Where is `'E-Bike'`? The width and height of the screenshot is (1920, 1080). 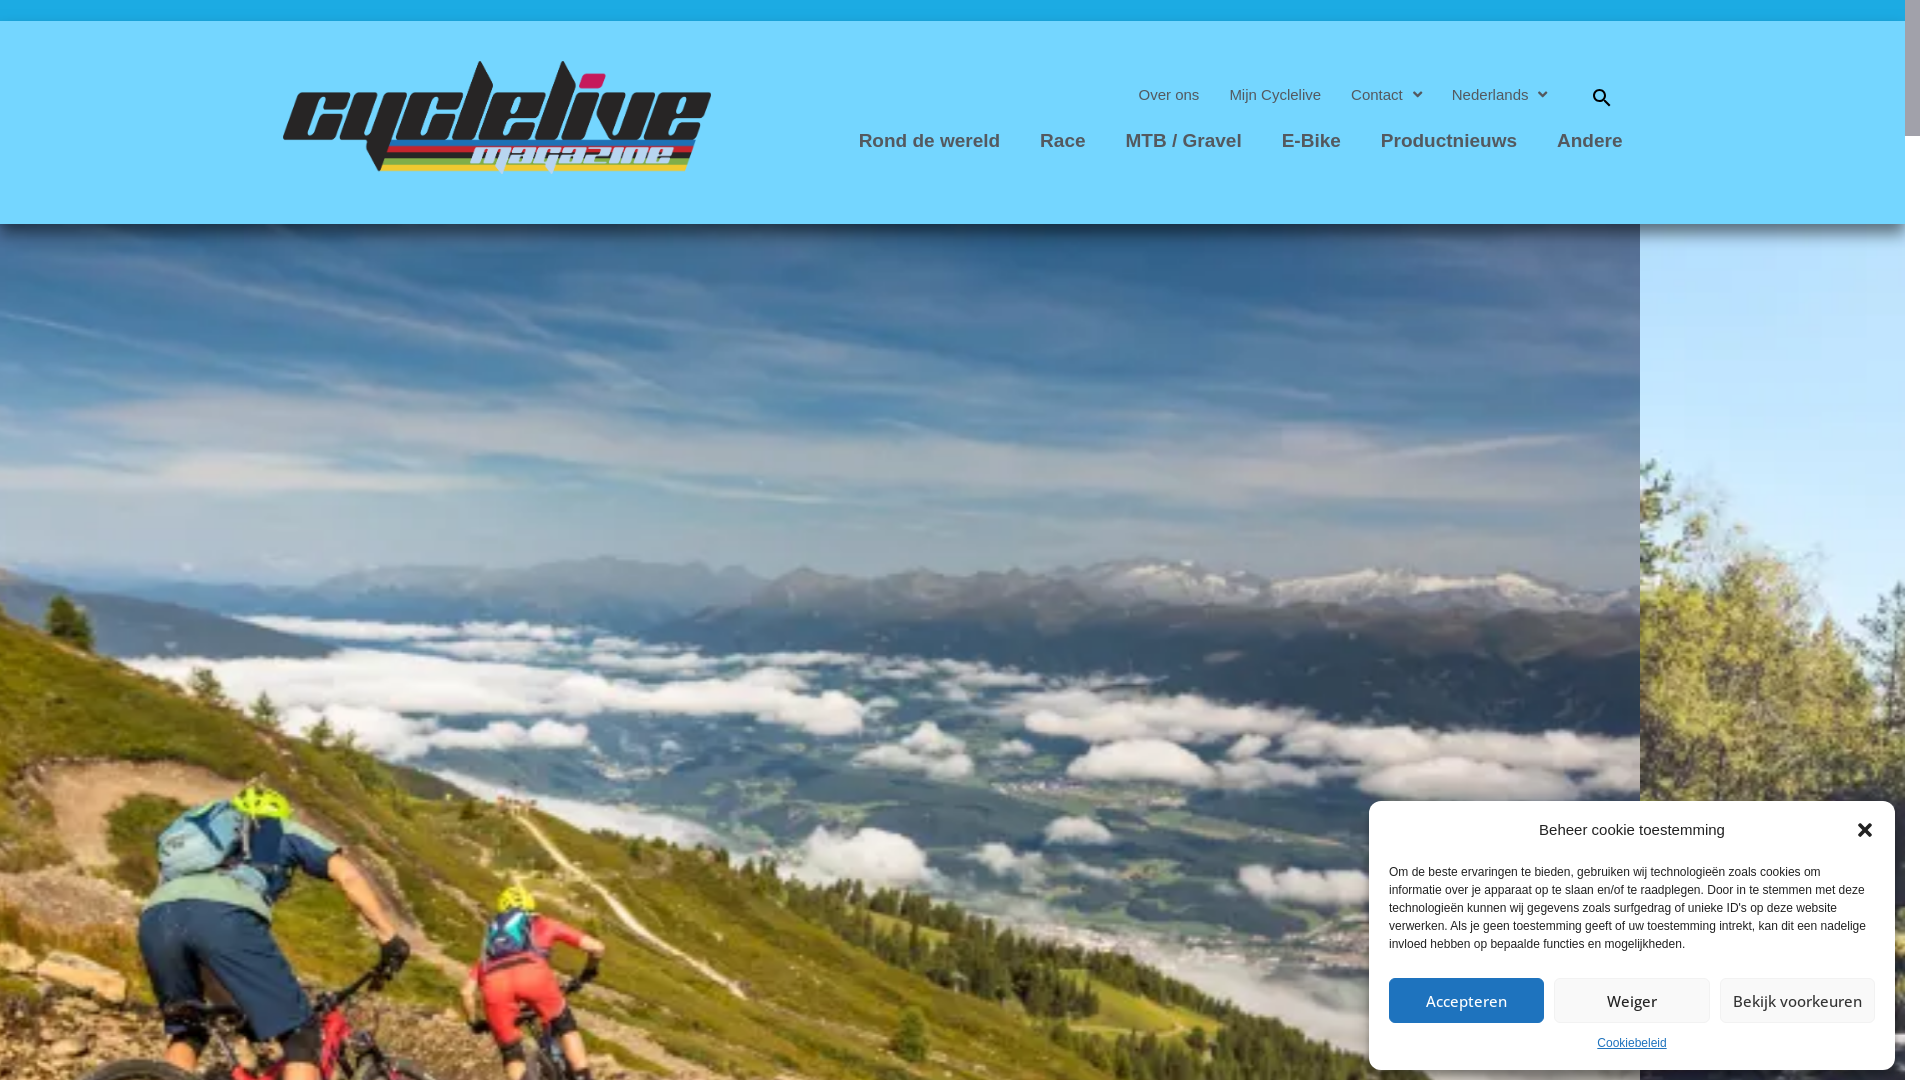 'E-Bike' is located at coordinates (1311, 140).